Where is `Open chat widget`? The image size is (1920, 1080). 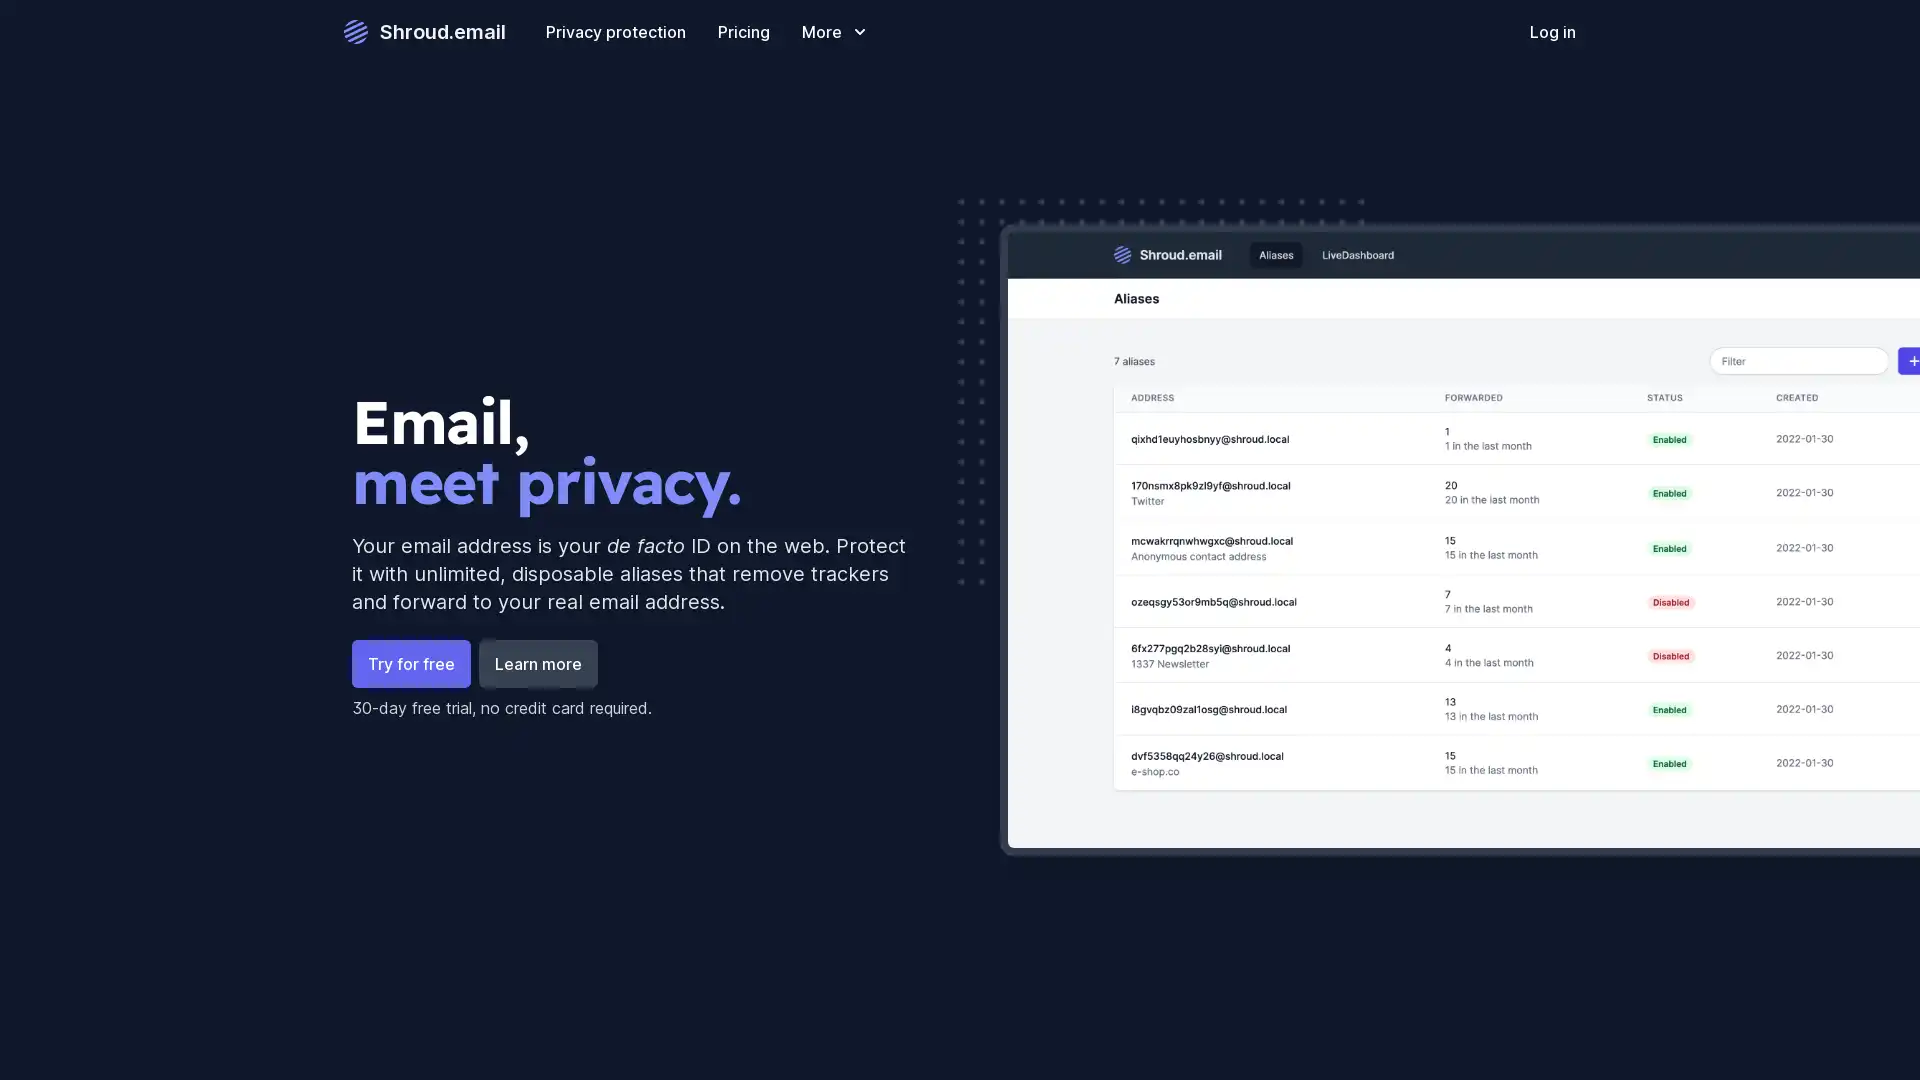
Open chat widget is located at coordinates (1874, 1034).